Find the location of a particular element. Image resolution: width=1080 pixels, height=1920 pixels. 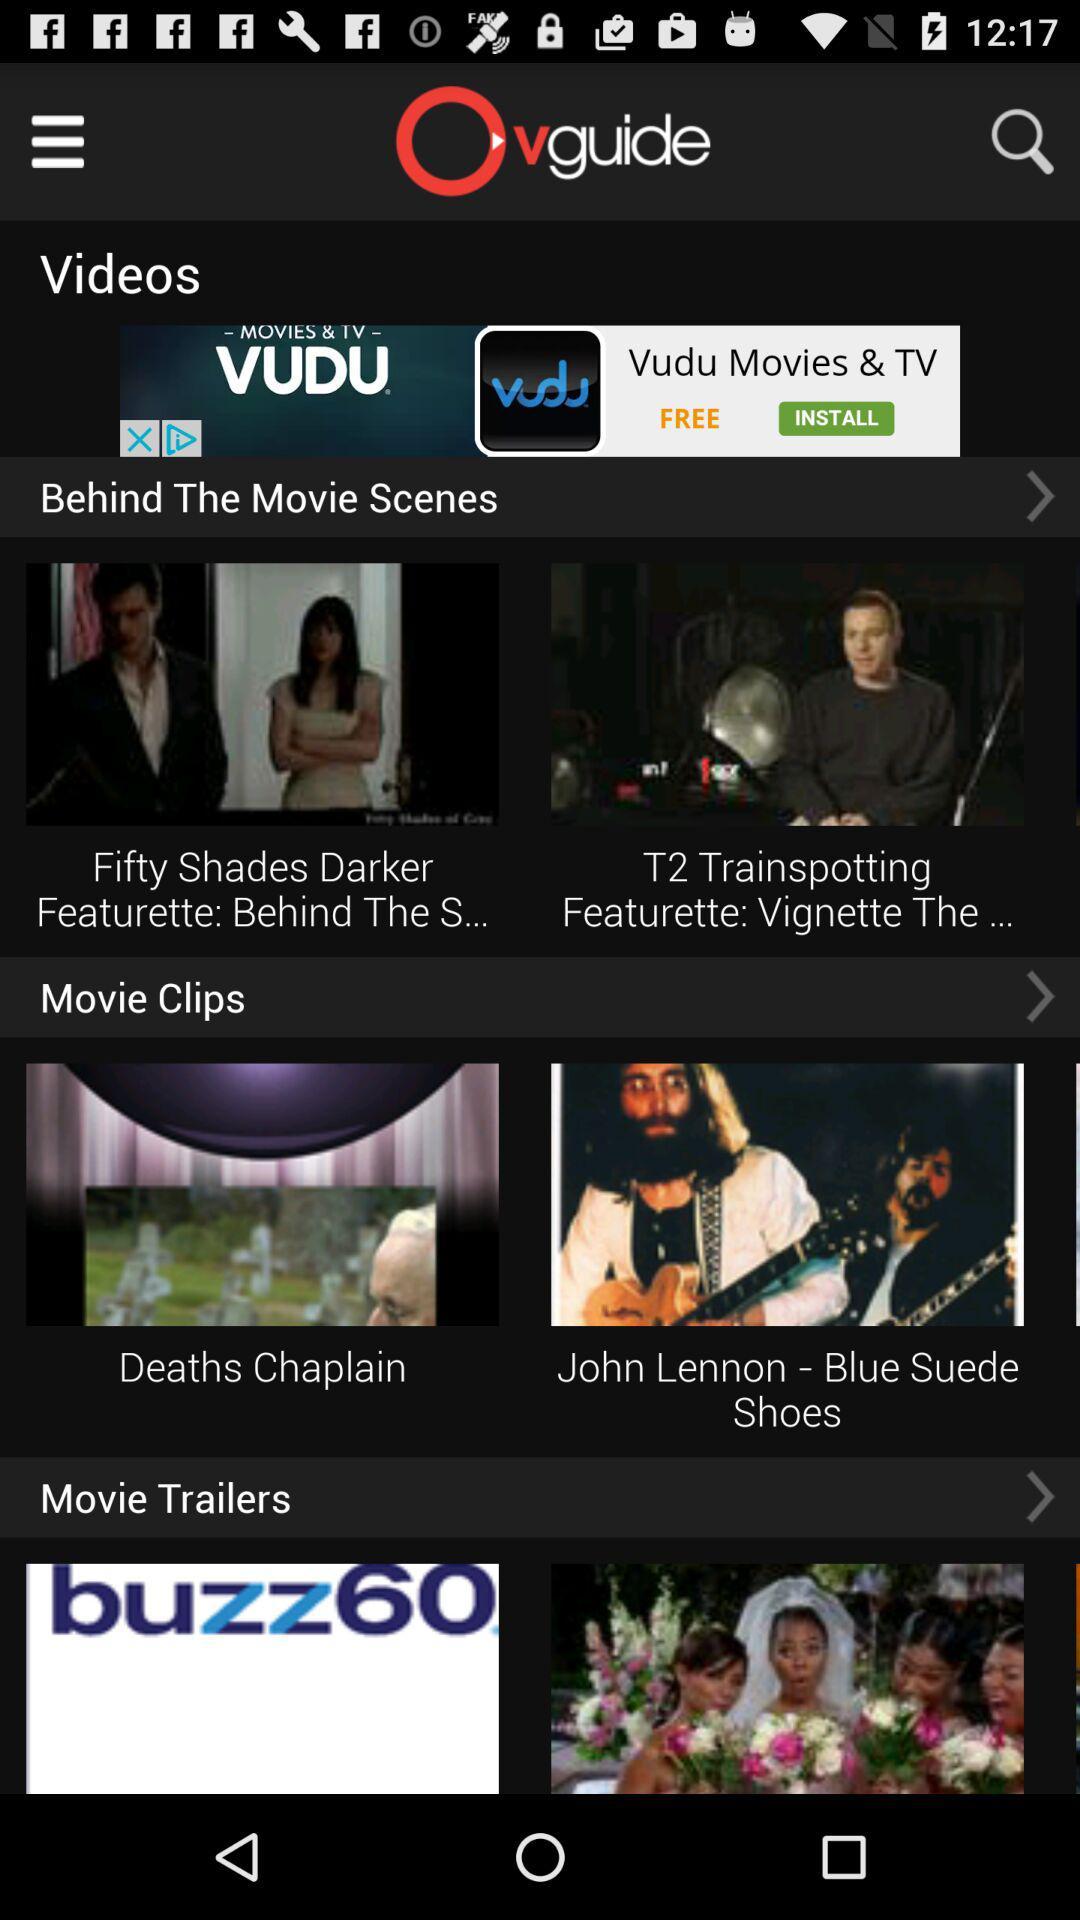

options is located at coordinates (56, 140).